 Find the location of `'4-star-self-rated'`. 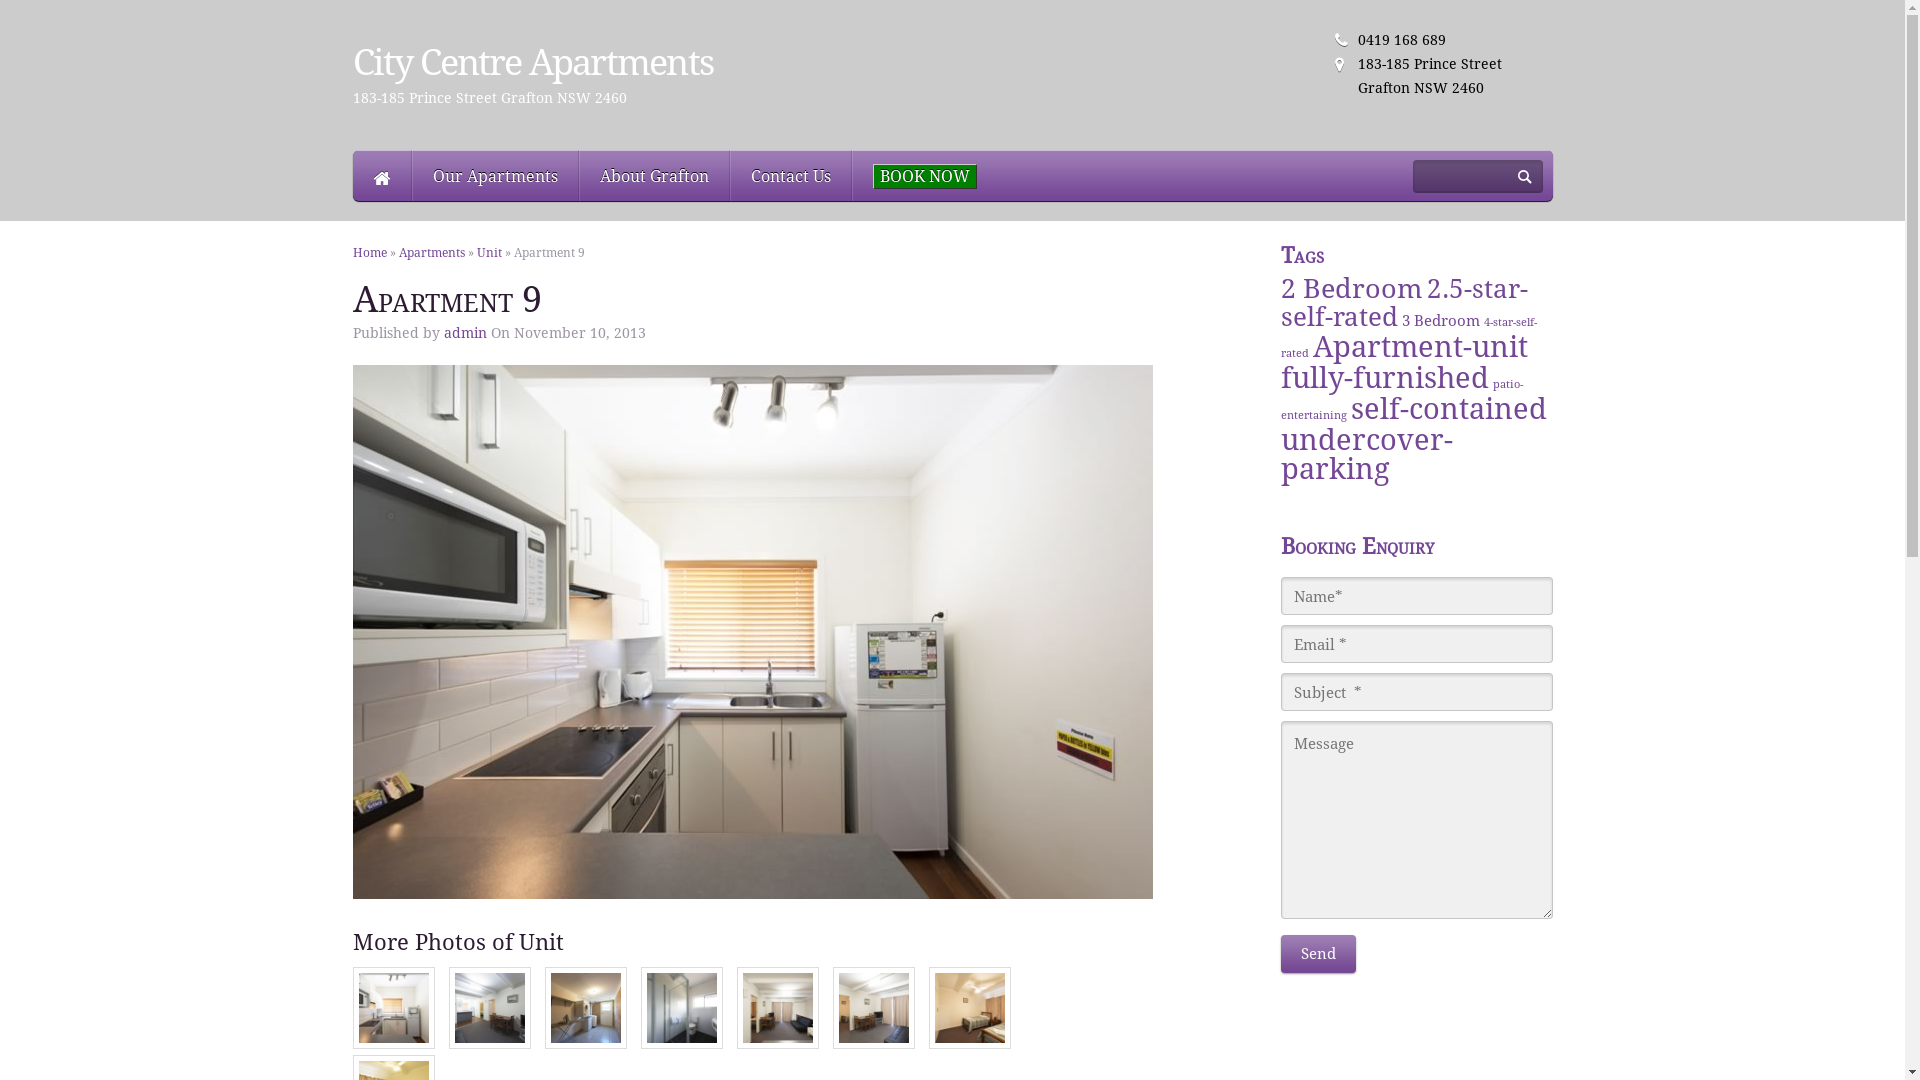

'4-star-self-rated' is located at coordinates (1408, 337).